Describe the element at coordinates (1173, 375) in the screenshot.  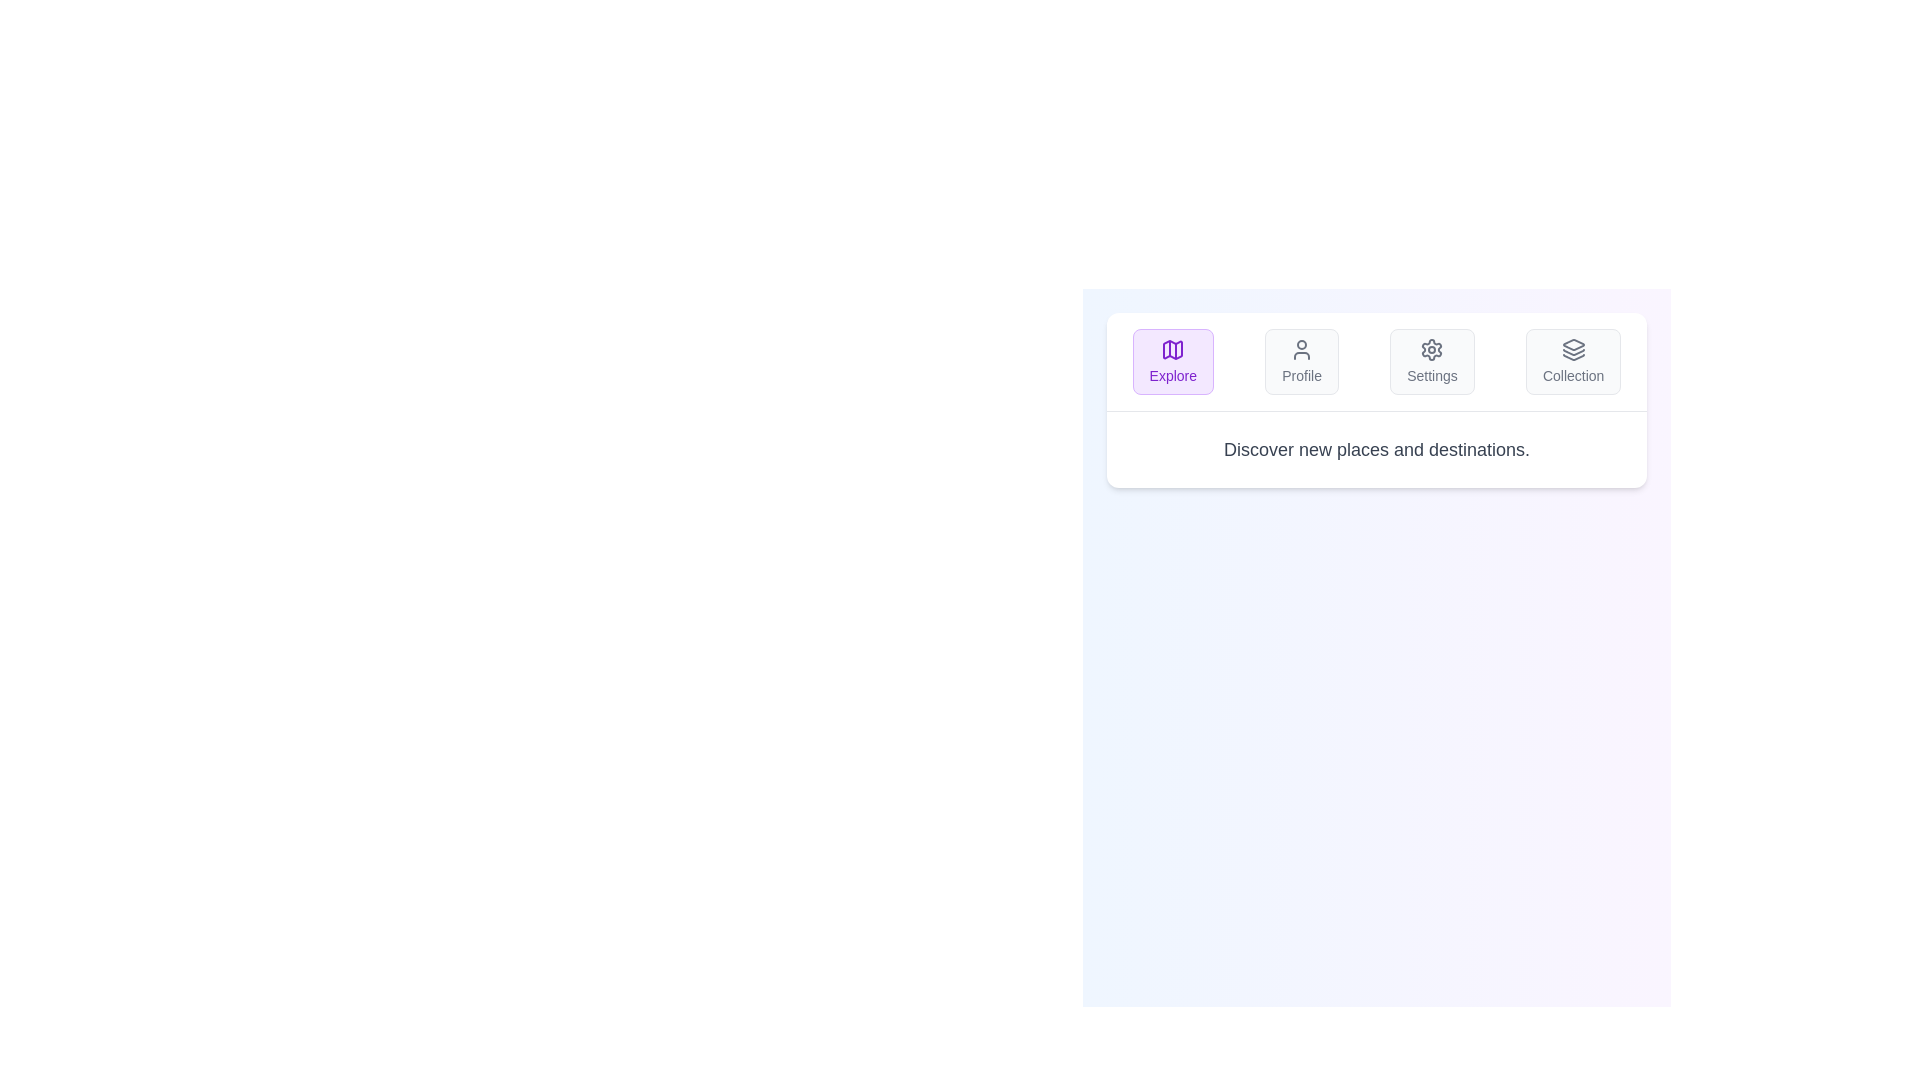
I see `the 'Explore' text label, which is the first button in a horizontal list at the top section of the interface, featuring a purple font and a map icon above it` at that location.